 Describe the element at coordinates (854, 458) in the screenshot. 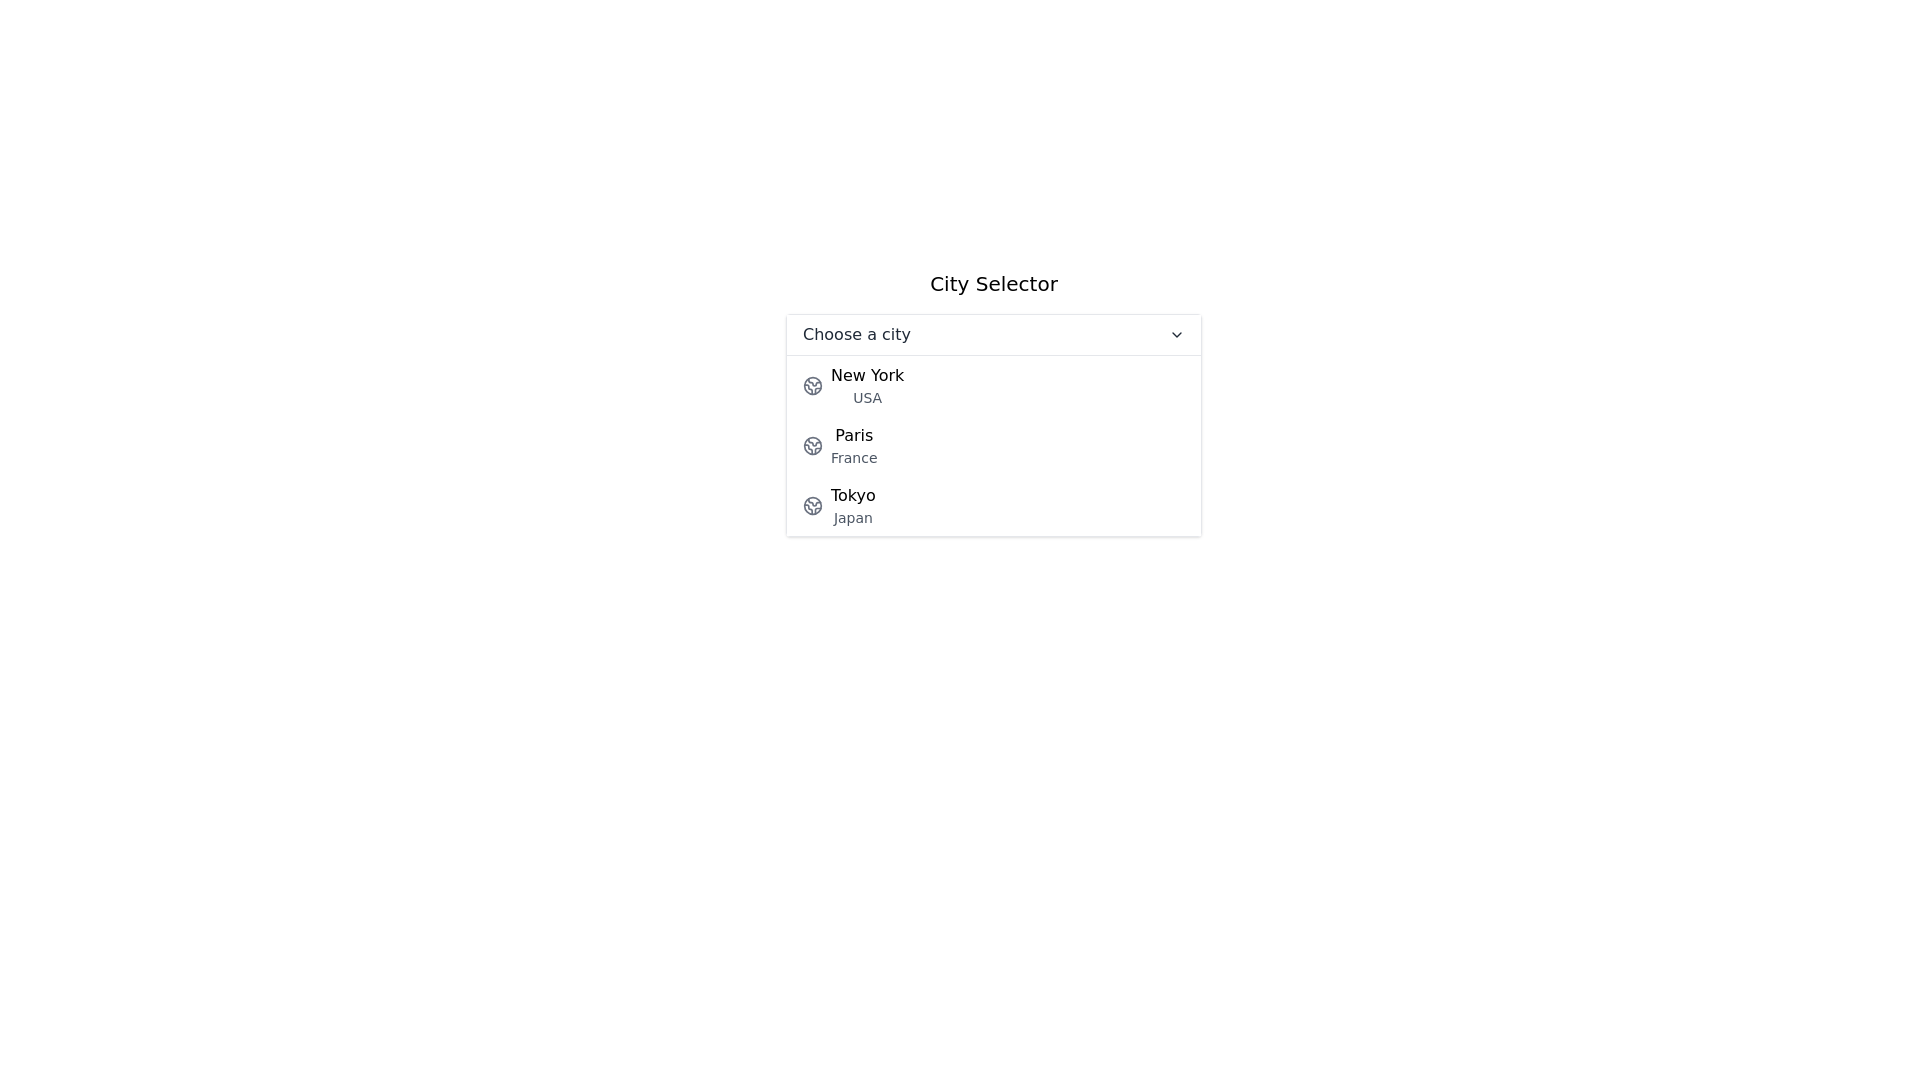

I see `the descriptive text label indicating the country for the city 'Paris' in the dropdown list under the 'City Selector' module` at that location.